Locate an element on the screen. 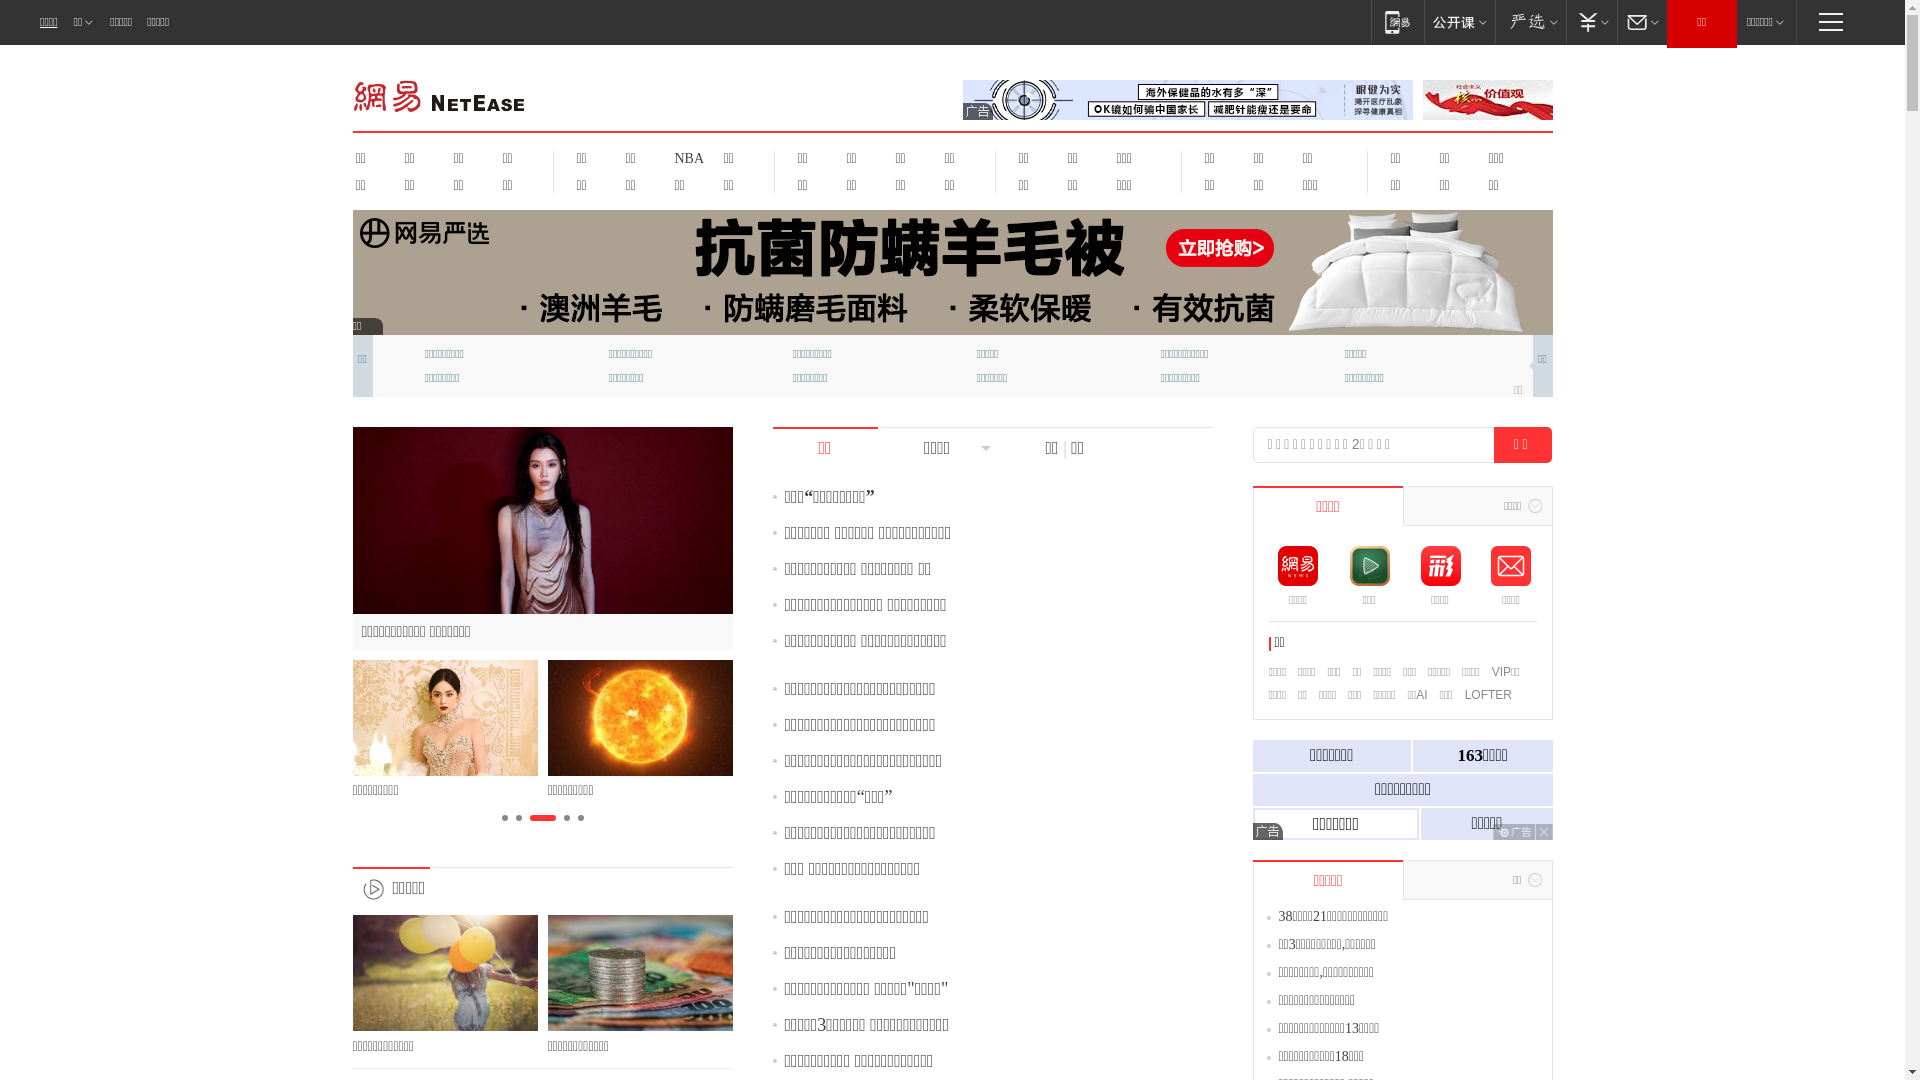 The height and width of the screenshot is (1080, 1920). 'LOFTER' is located at coordinates (1488, 693).